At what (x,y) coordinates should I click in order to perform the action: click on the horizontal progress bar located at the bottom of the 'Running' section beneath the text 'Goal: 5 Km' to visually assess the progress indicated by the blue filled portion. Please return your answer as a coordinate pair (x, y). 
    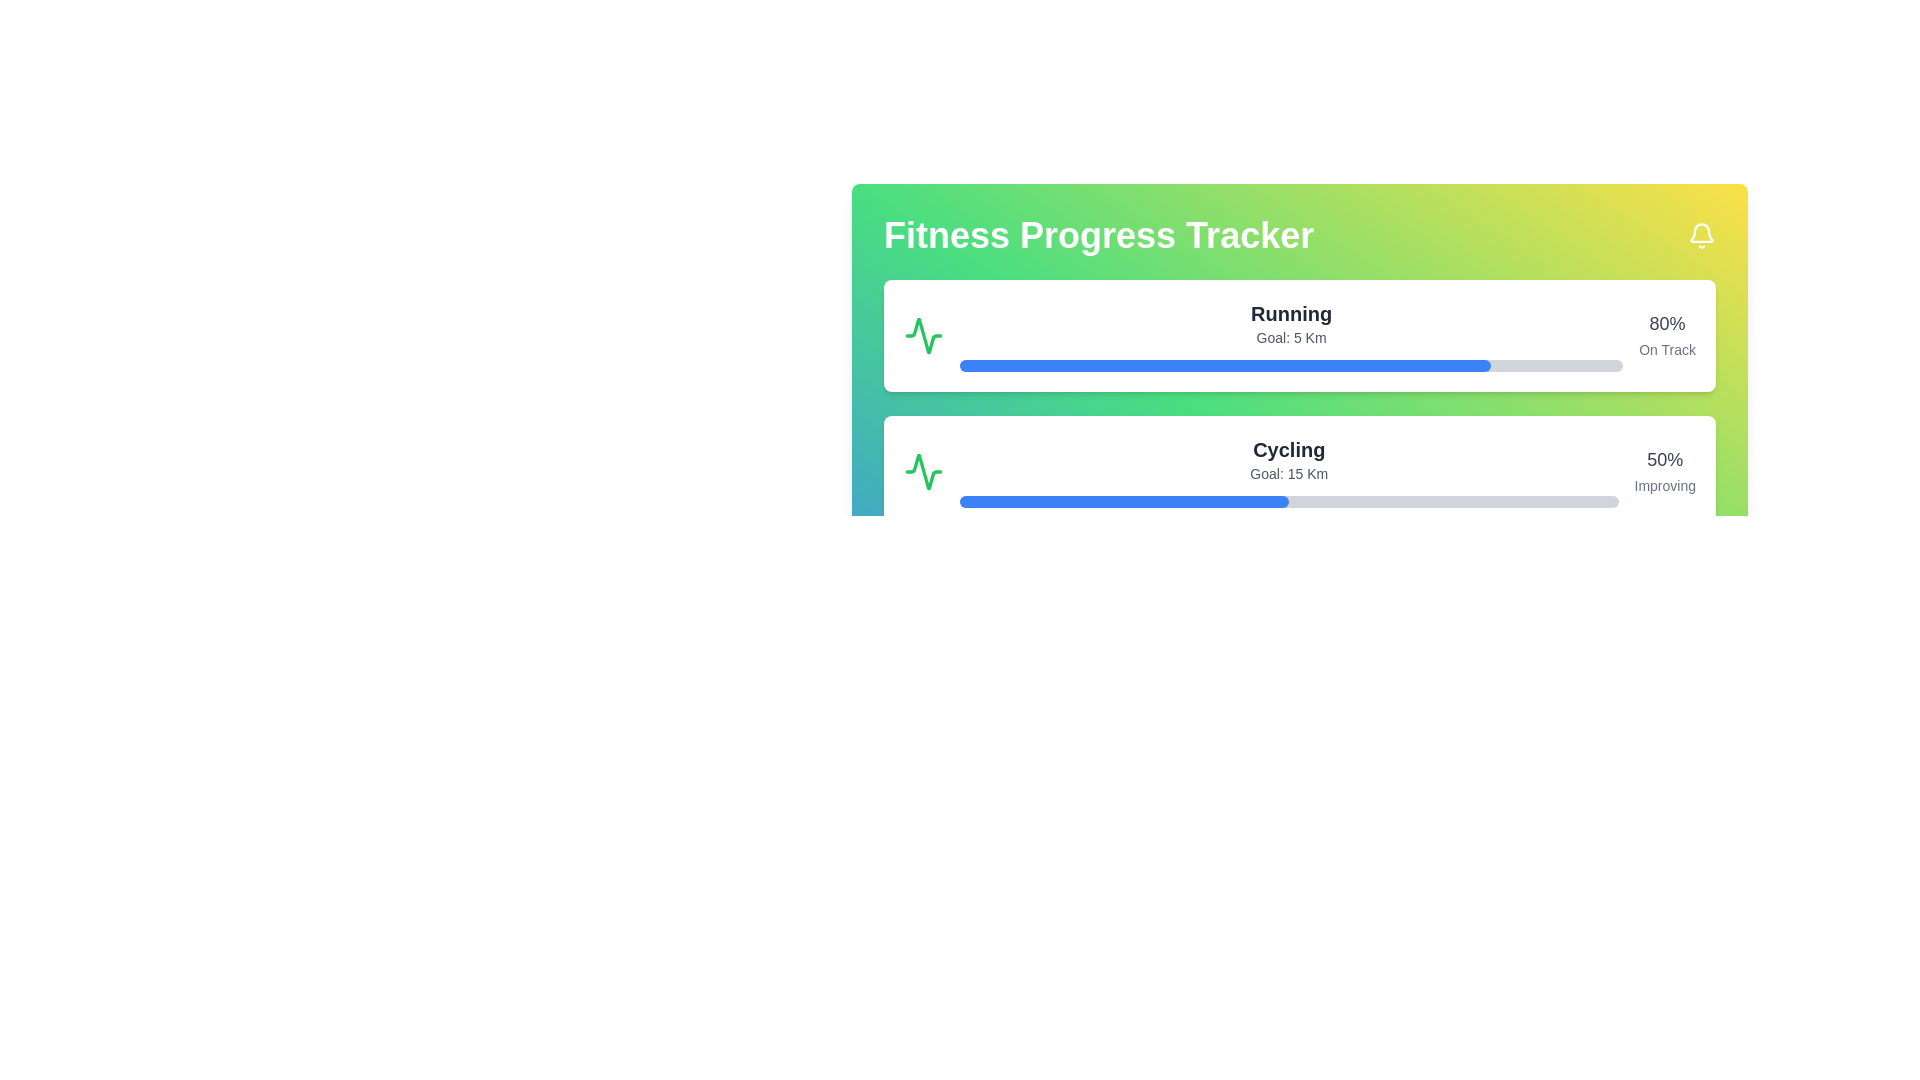
    Looking at the image, I should click on (1291, 366).